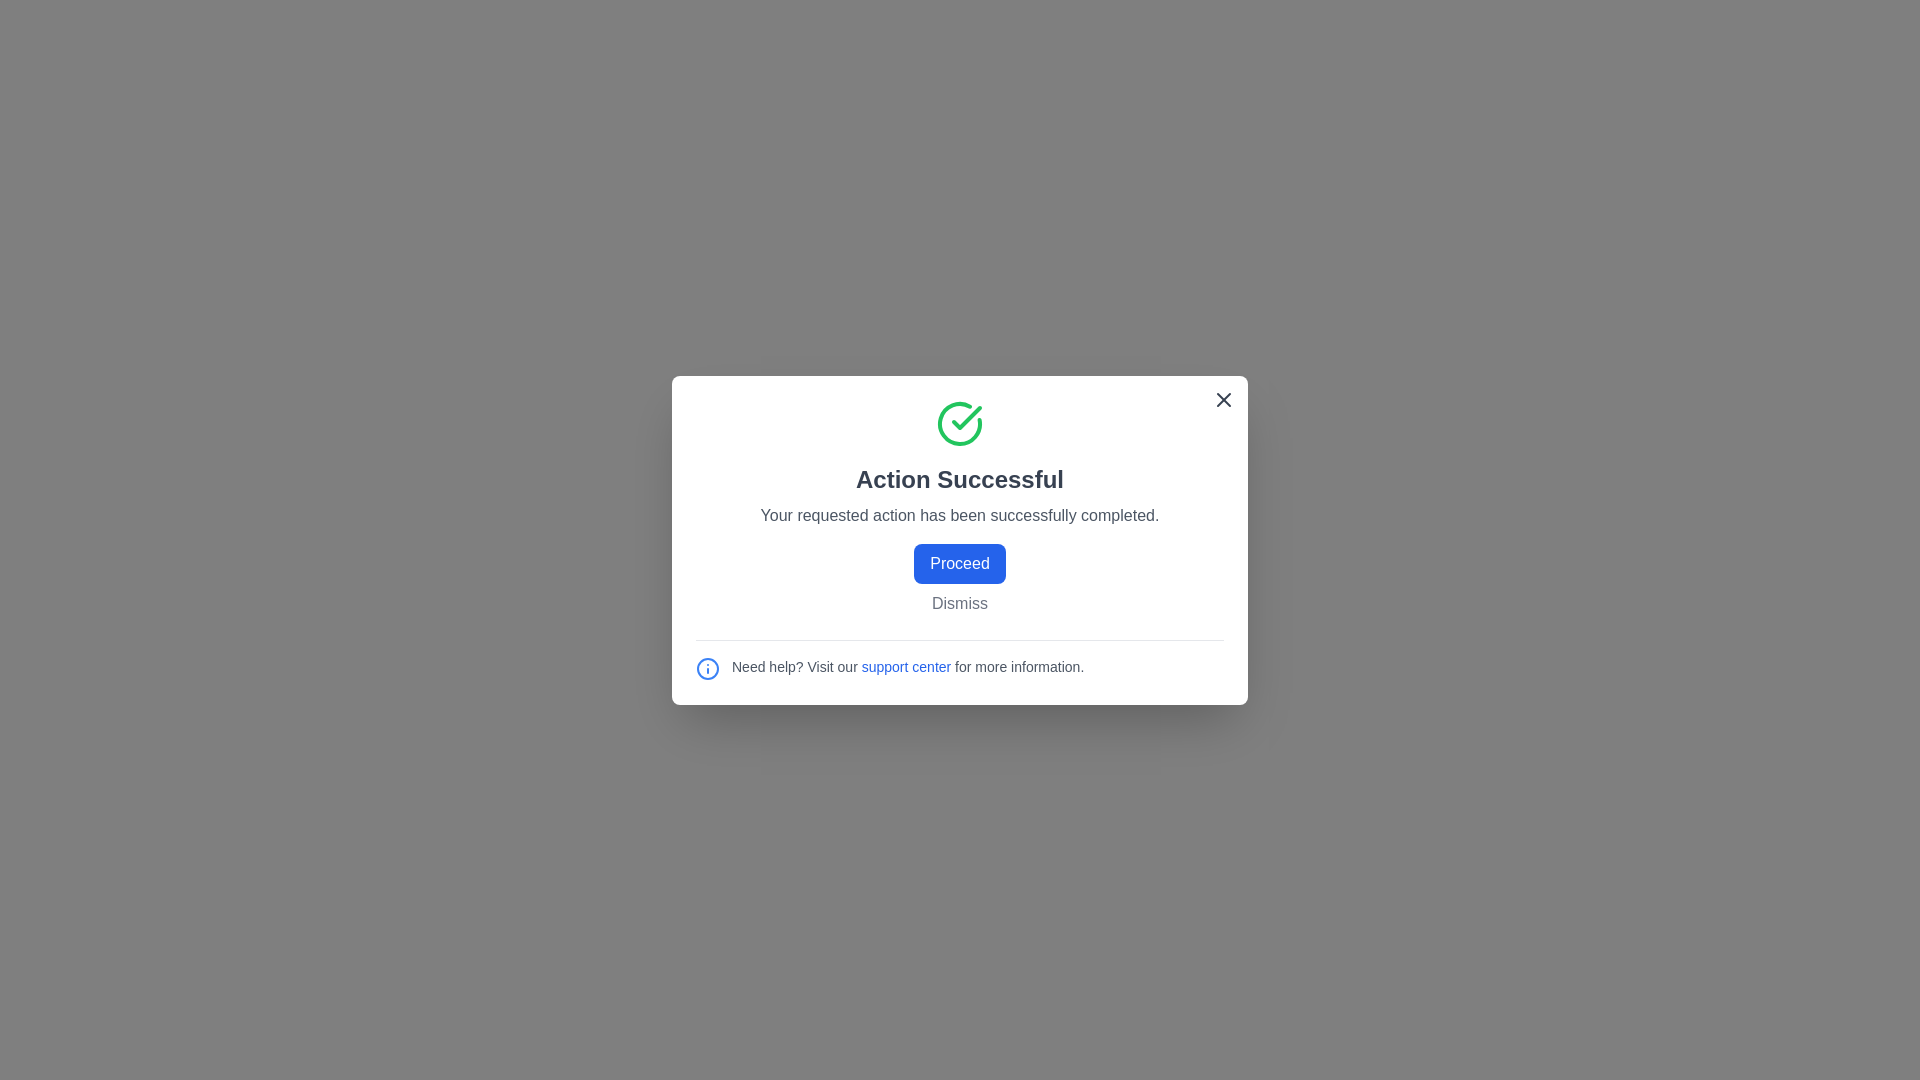  I want to click on the text link, so click(960, 602).